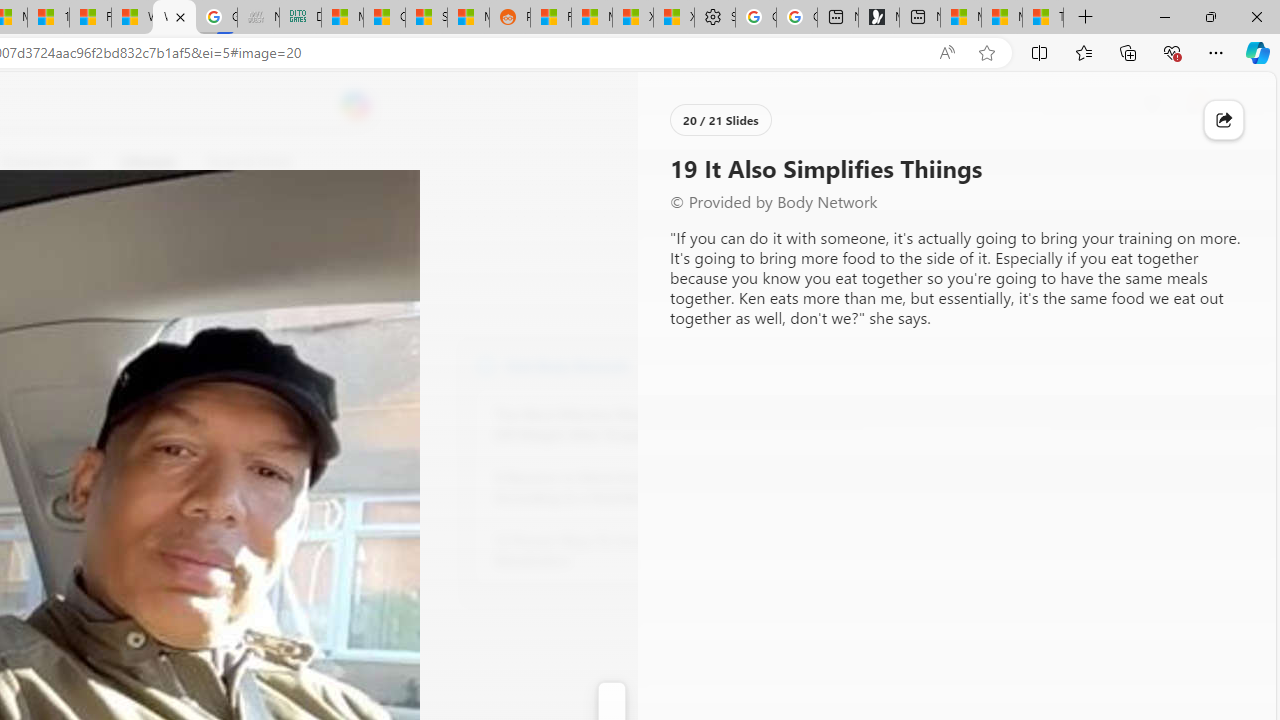 This screenshot has height=720, width=1280. I want to click on 'MSNBC - MSN', so click(343, 17).